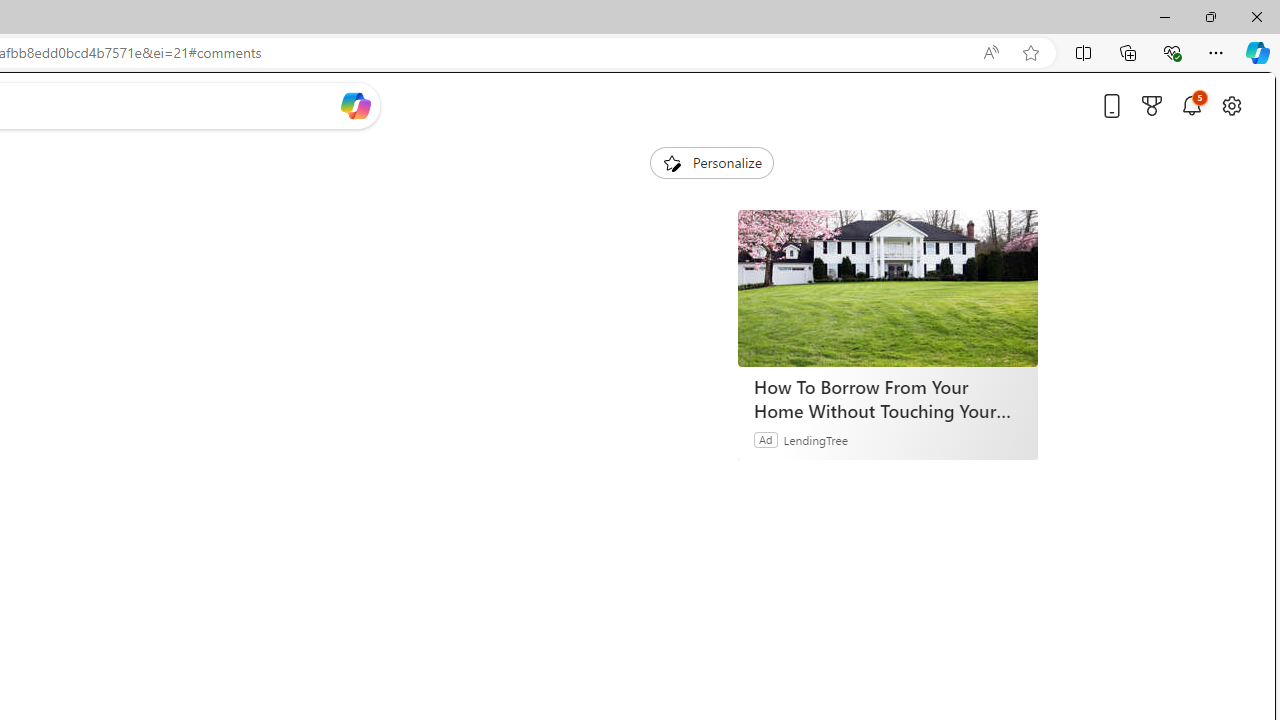 The height and width of the screenshot is (720, 1280). What do you see at coordinates (711, 162) in the screenshot?
I see `'Personalize'` at bounding box center [711, 162].